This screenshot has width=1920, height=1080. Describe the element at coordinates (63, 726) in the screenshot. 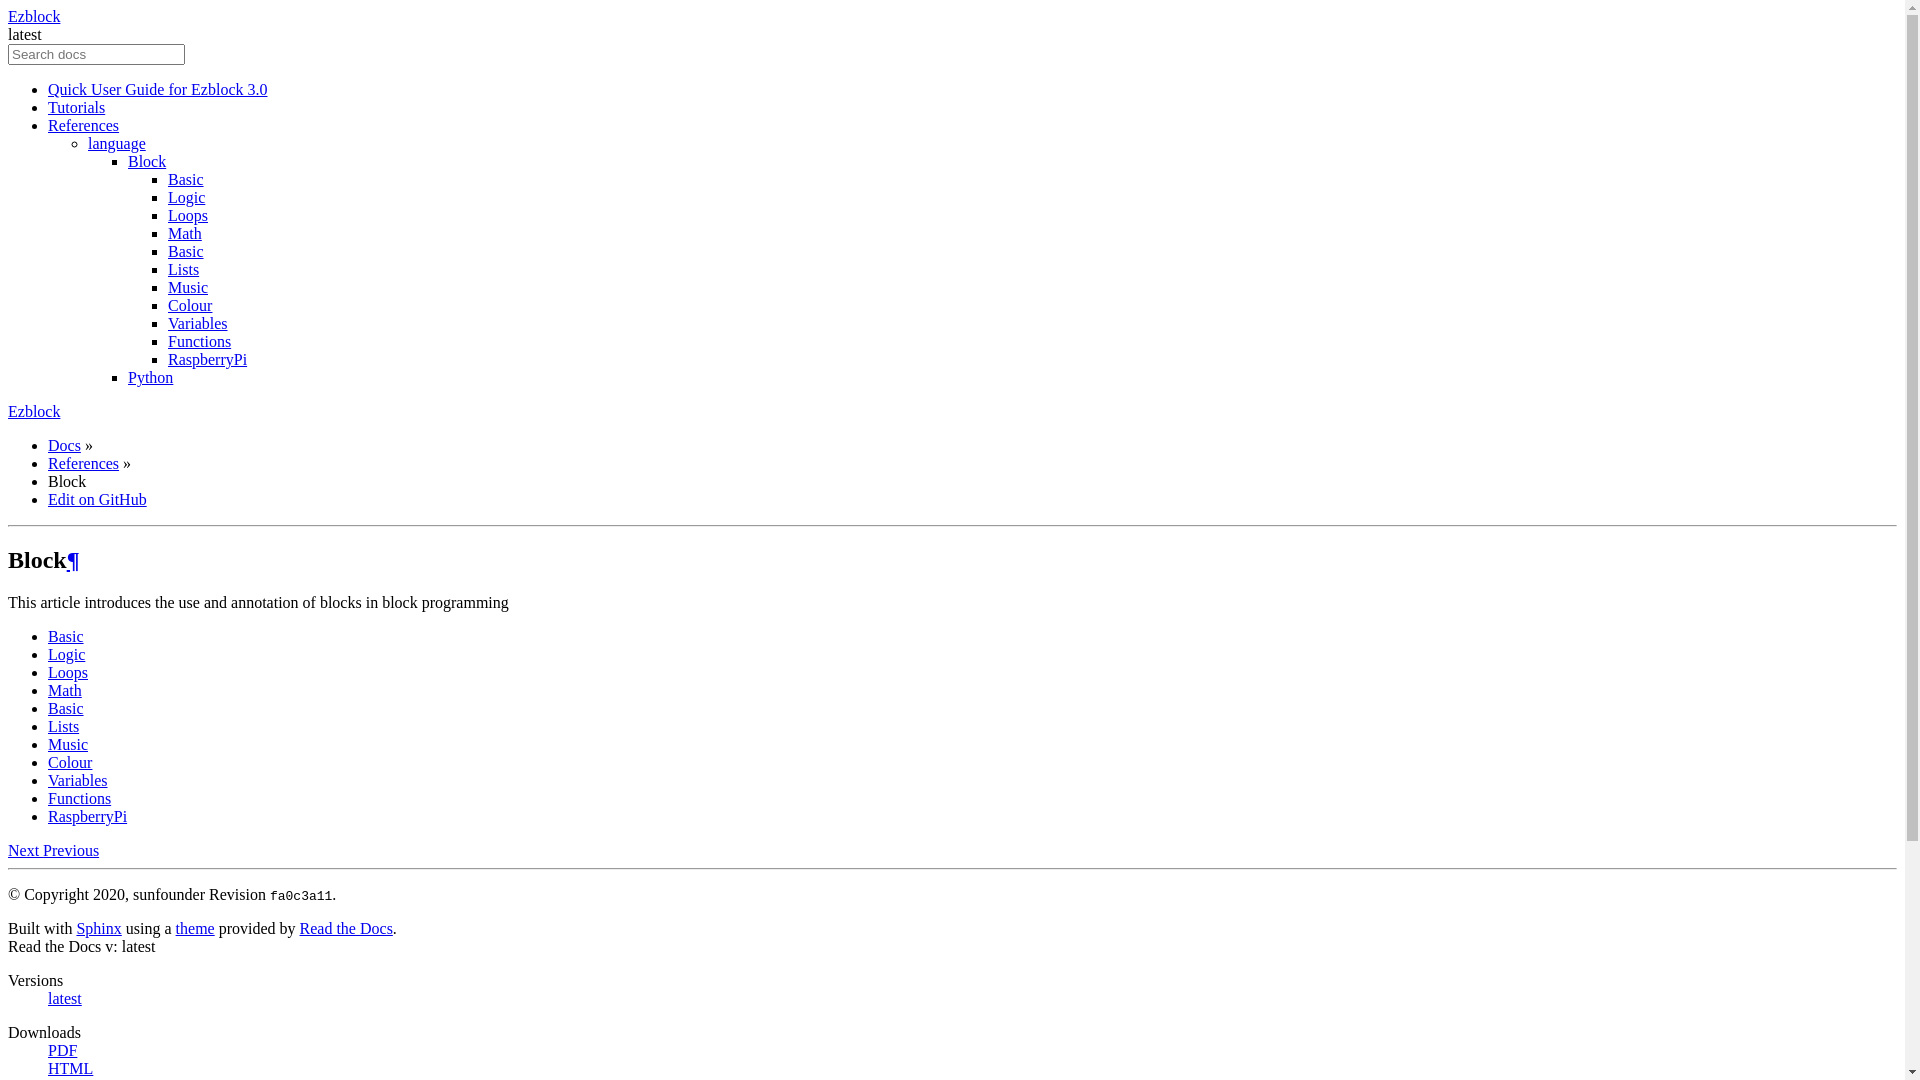

I see `'Lists'` at that location.